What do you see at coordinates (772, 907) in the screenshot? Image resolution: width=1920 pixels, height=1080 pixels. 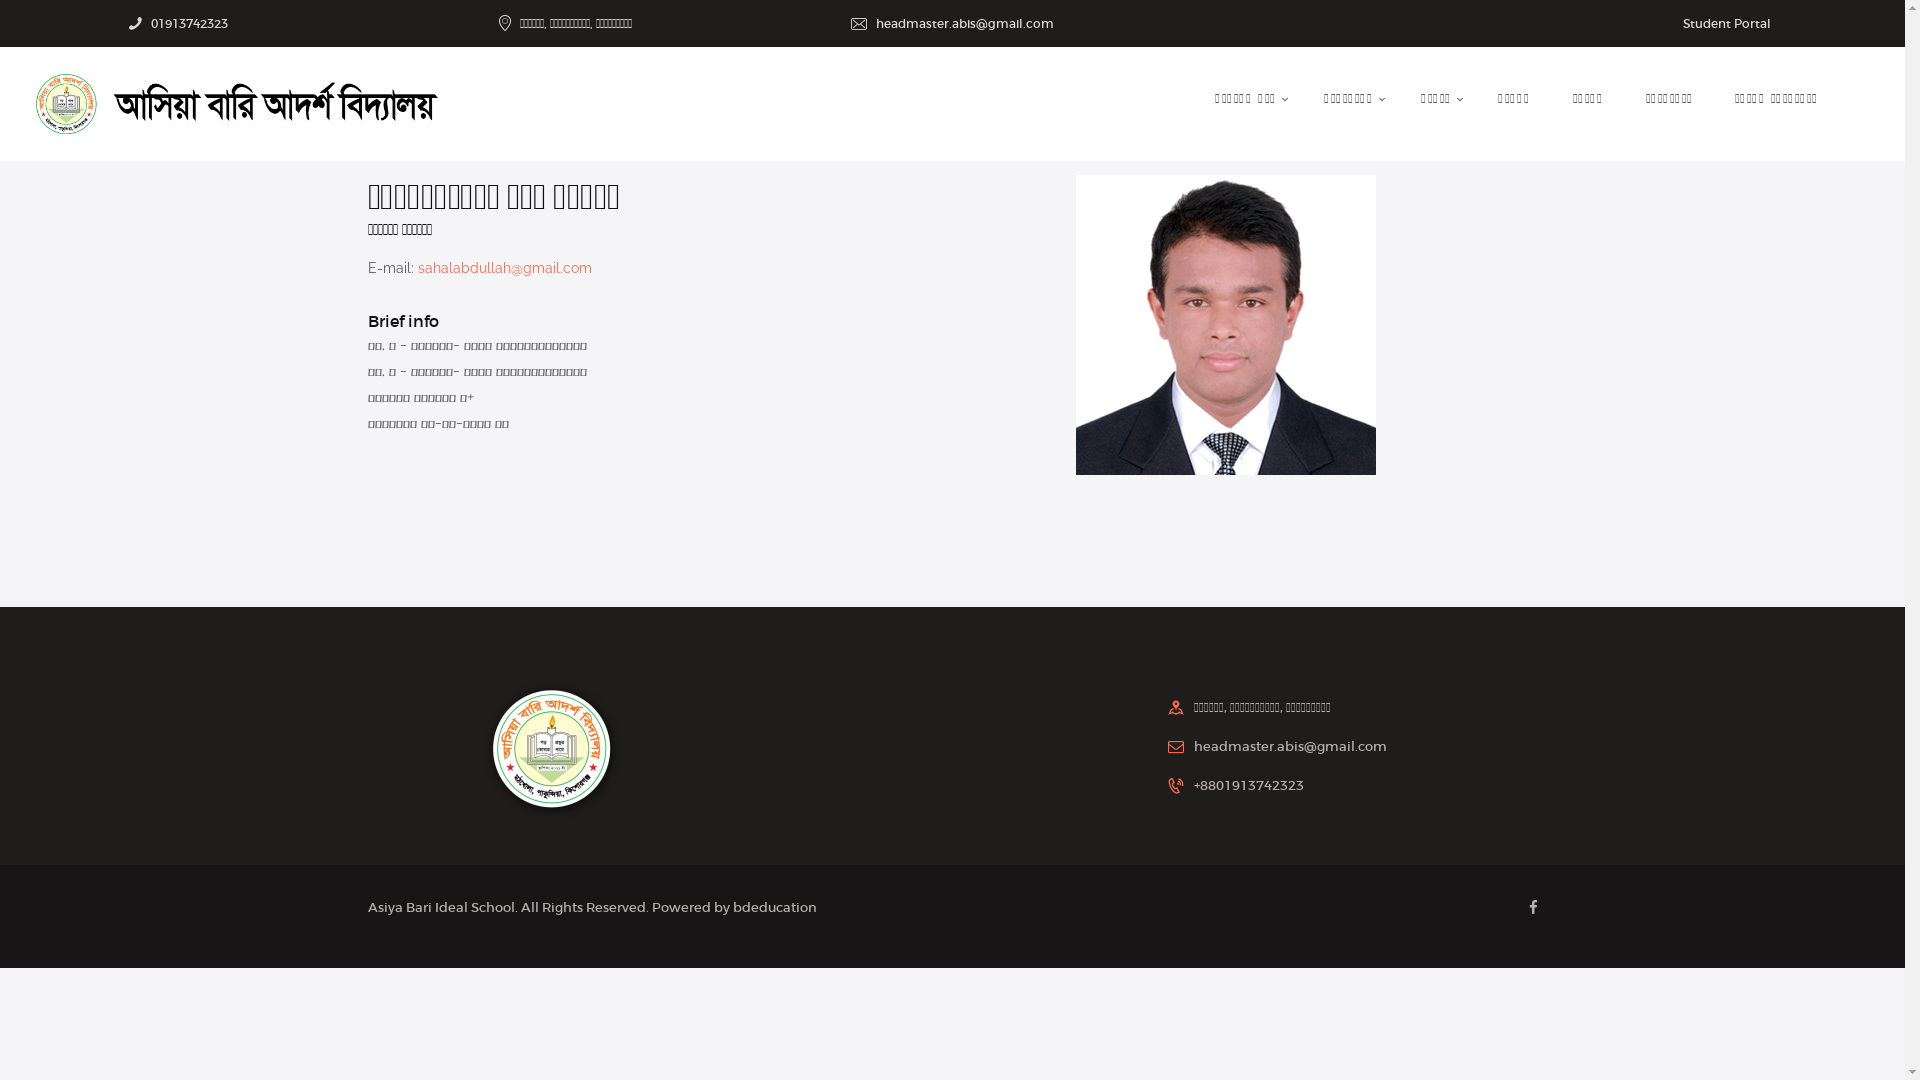 I see `'bdeducation'` at bounding box center [772, 907].